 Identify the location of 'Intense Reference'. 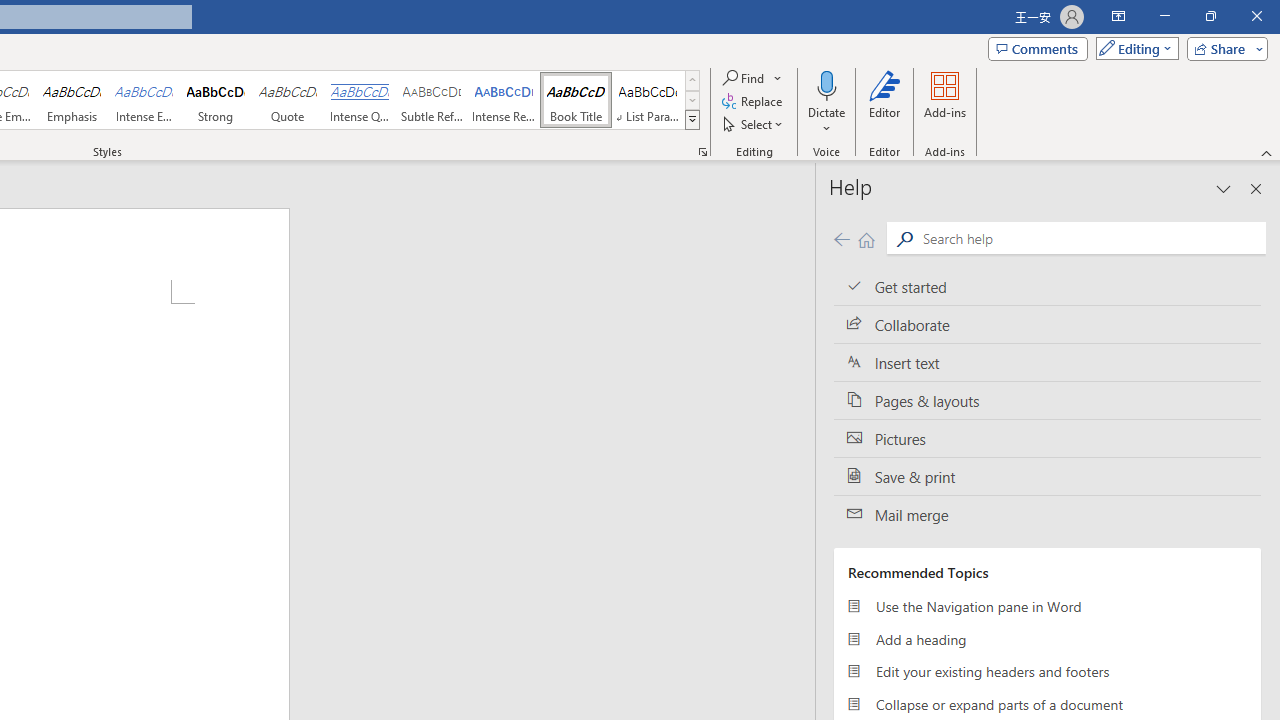
(504, 100).